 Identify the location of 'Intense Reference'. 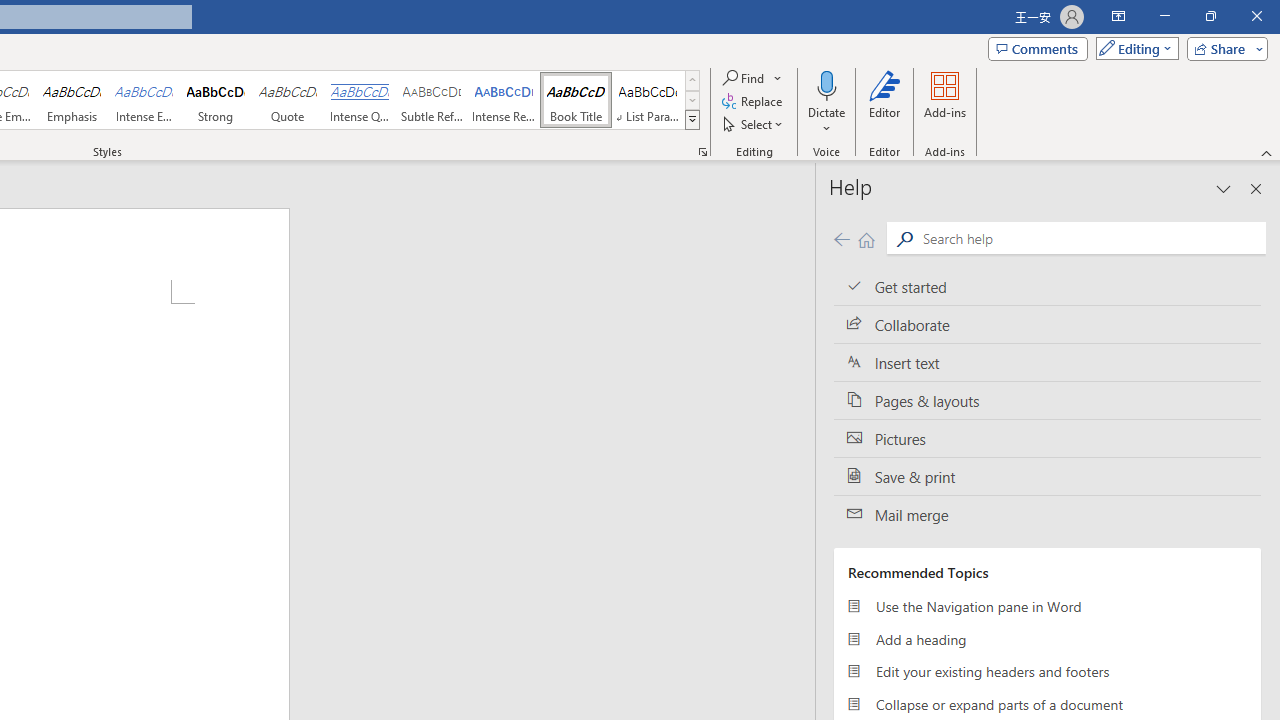
(504, 100).